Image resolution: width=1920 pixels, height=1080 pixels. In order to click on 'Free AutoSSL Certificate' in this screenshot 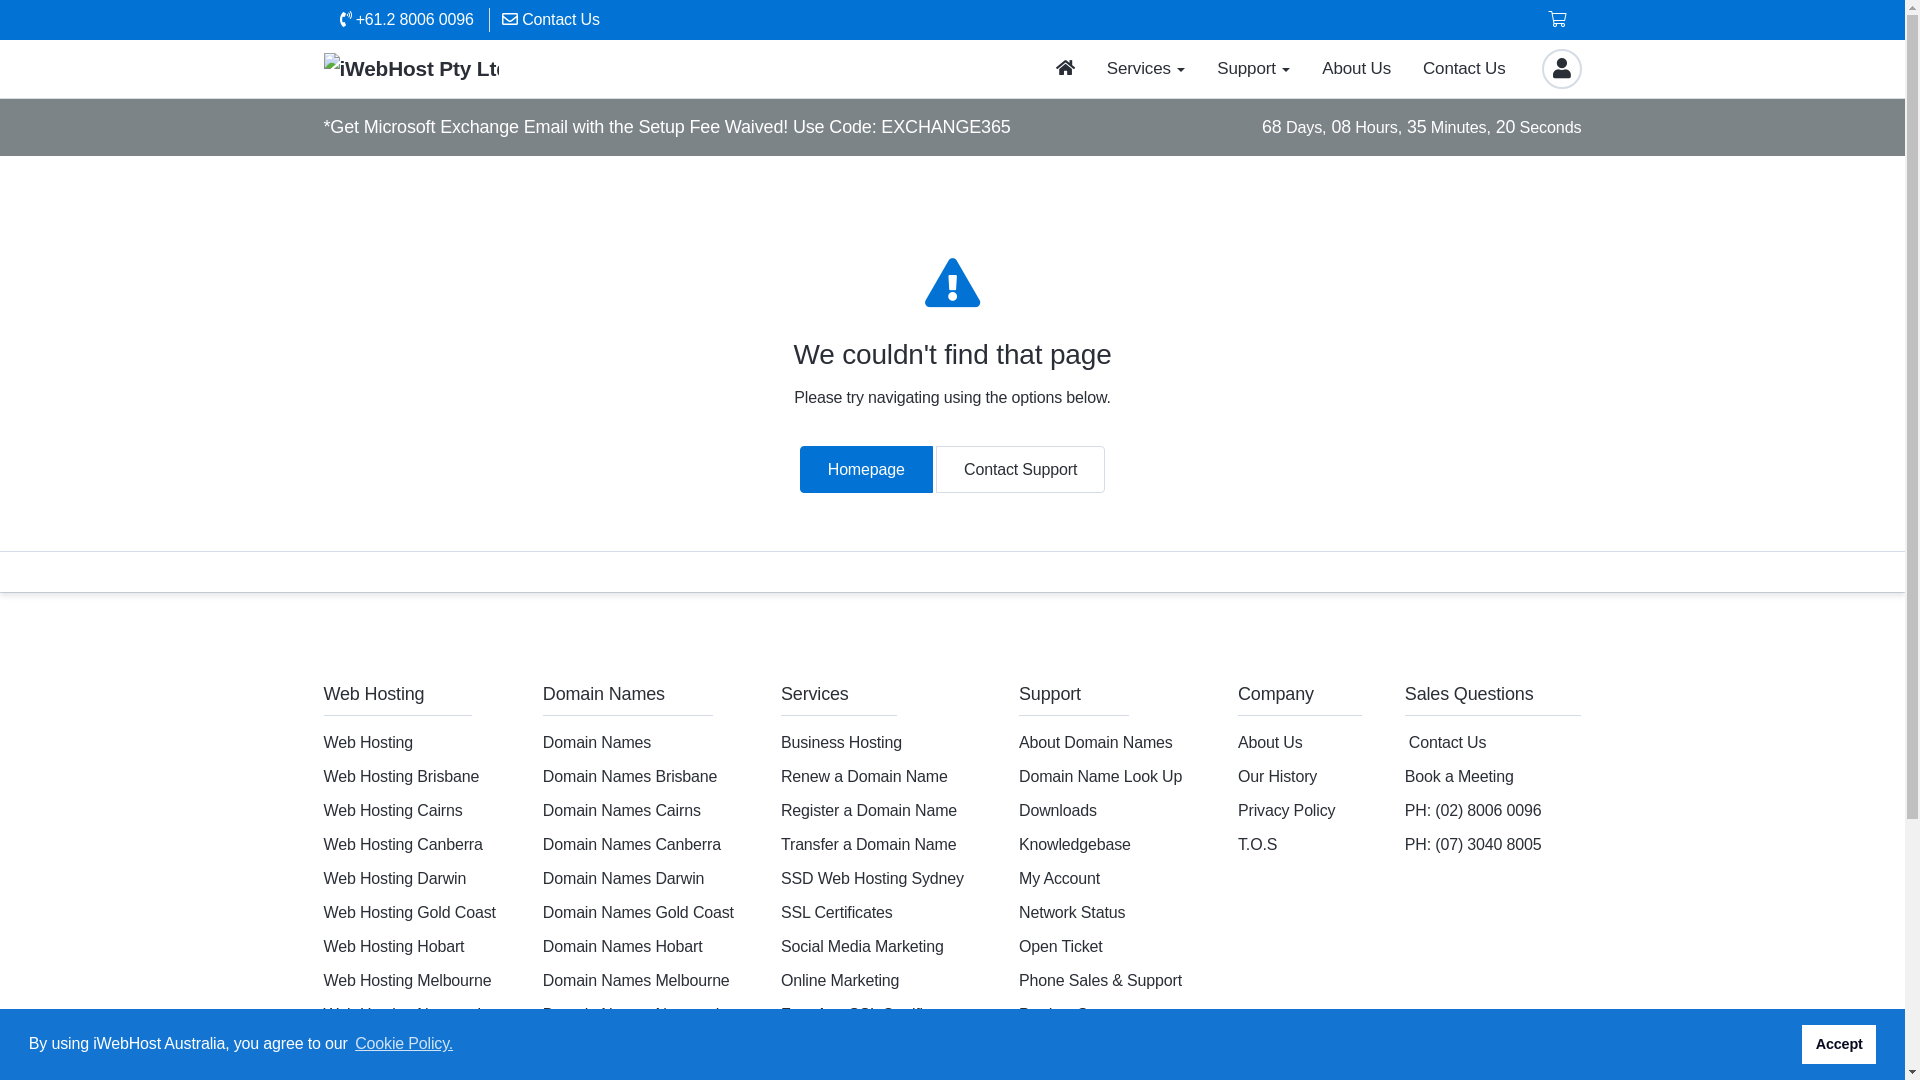, I will do `click(867, 1014)`.